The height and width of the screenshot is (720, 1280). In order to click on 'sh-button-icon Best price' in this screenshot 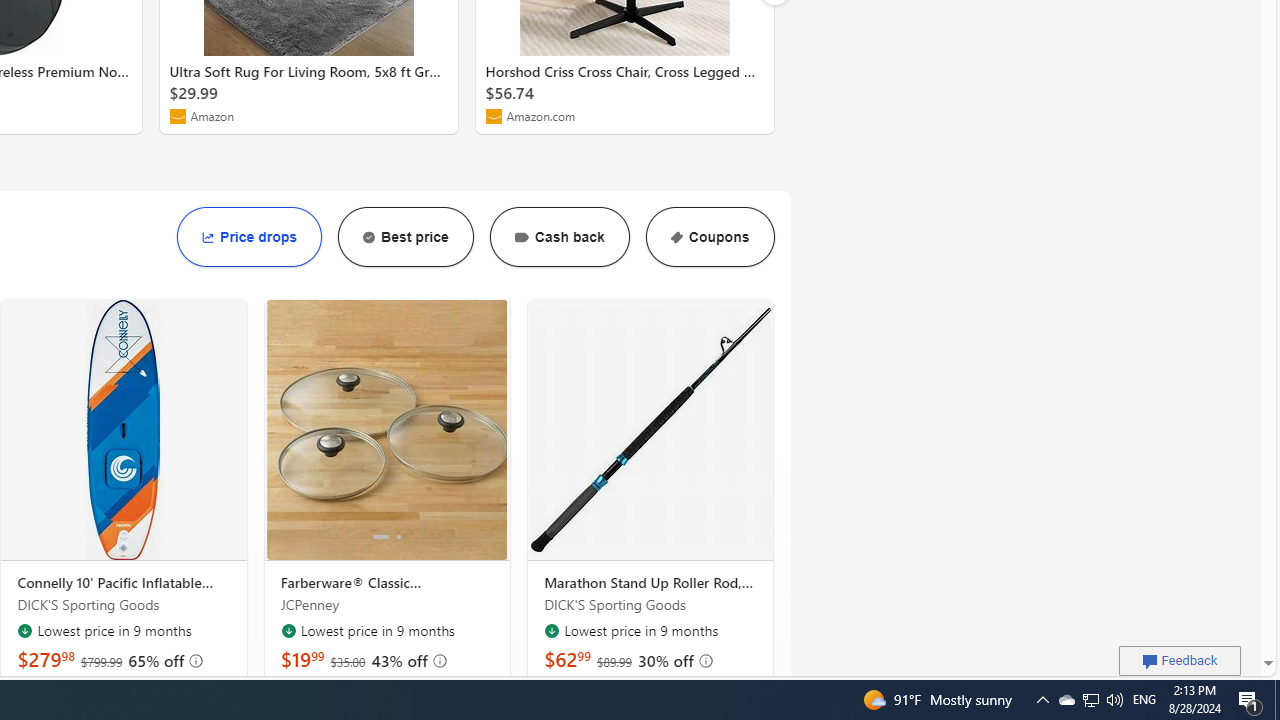, I will do `click(404, 236)`.